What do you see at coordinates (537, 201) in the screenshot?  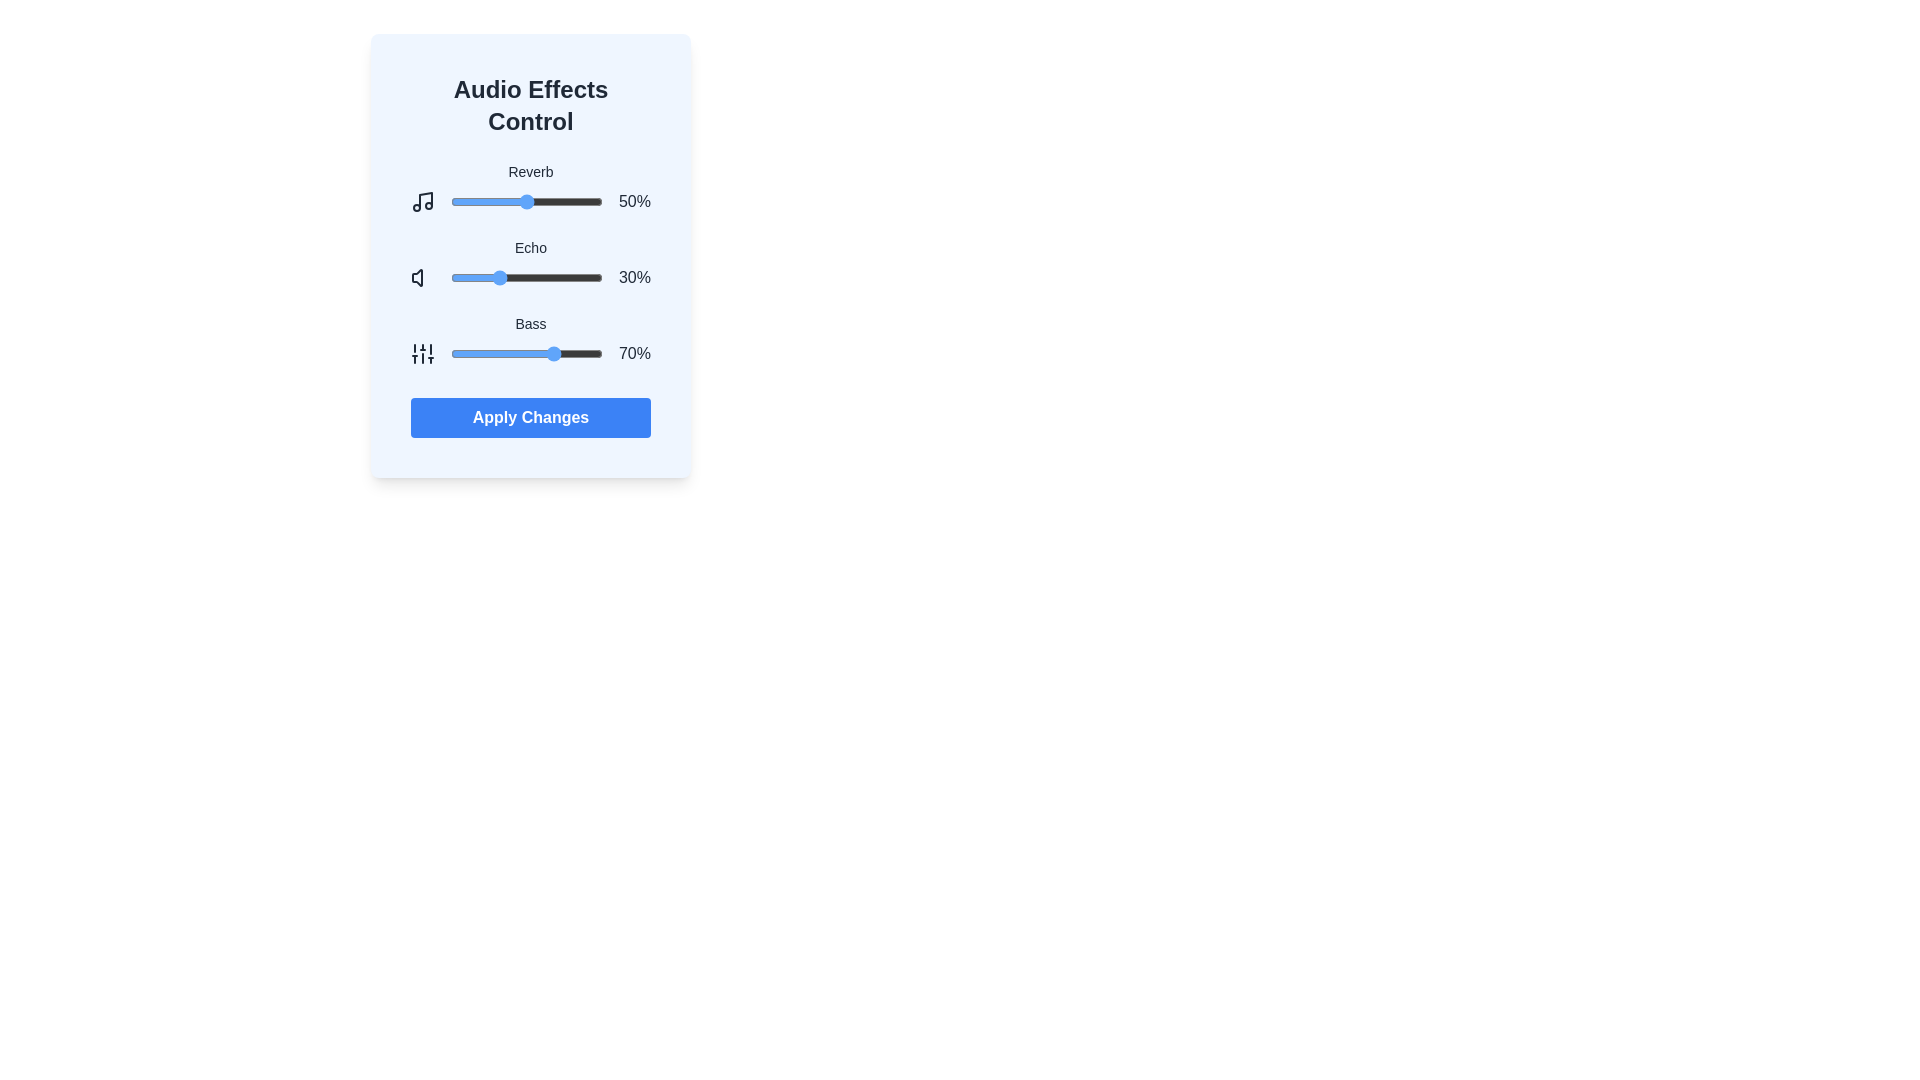 I see `the reverb effect` at bounding box center [537, 201].